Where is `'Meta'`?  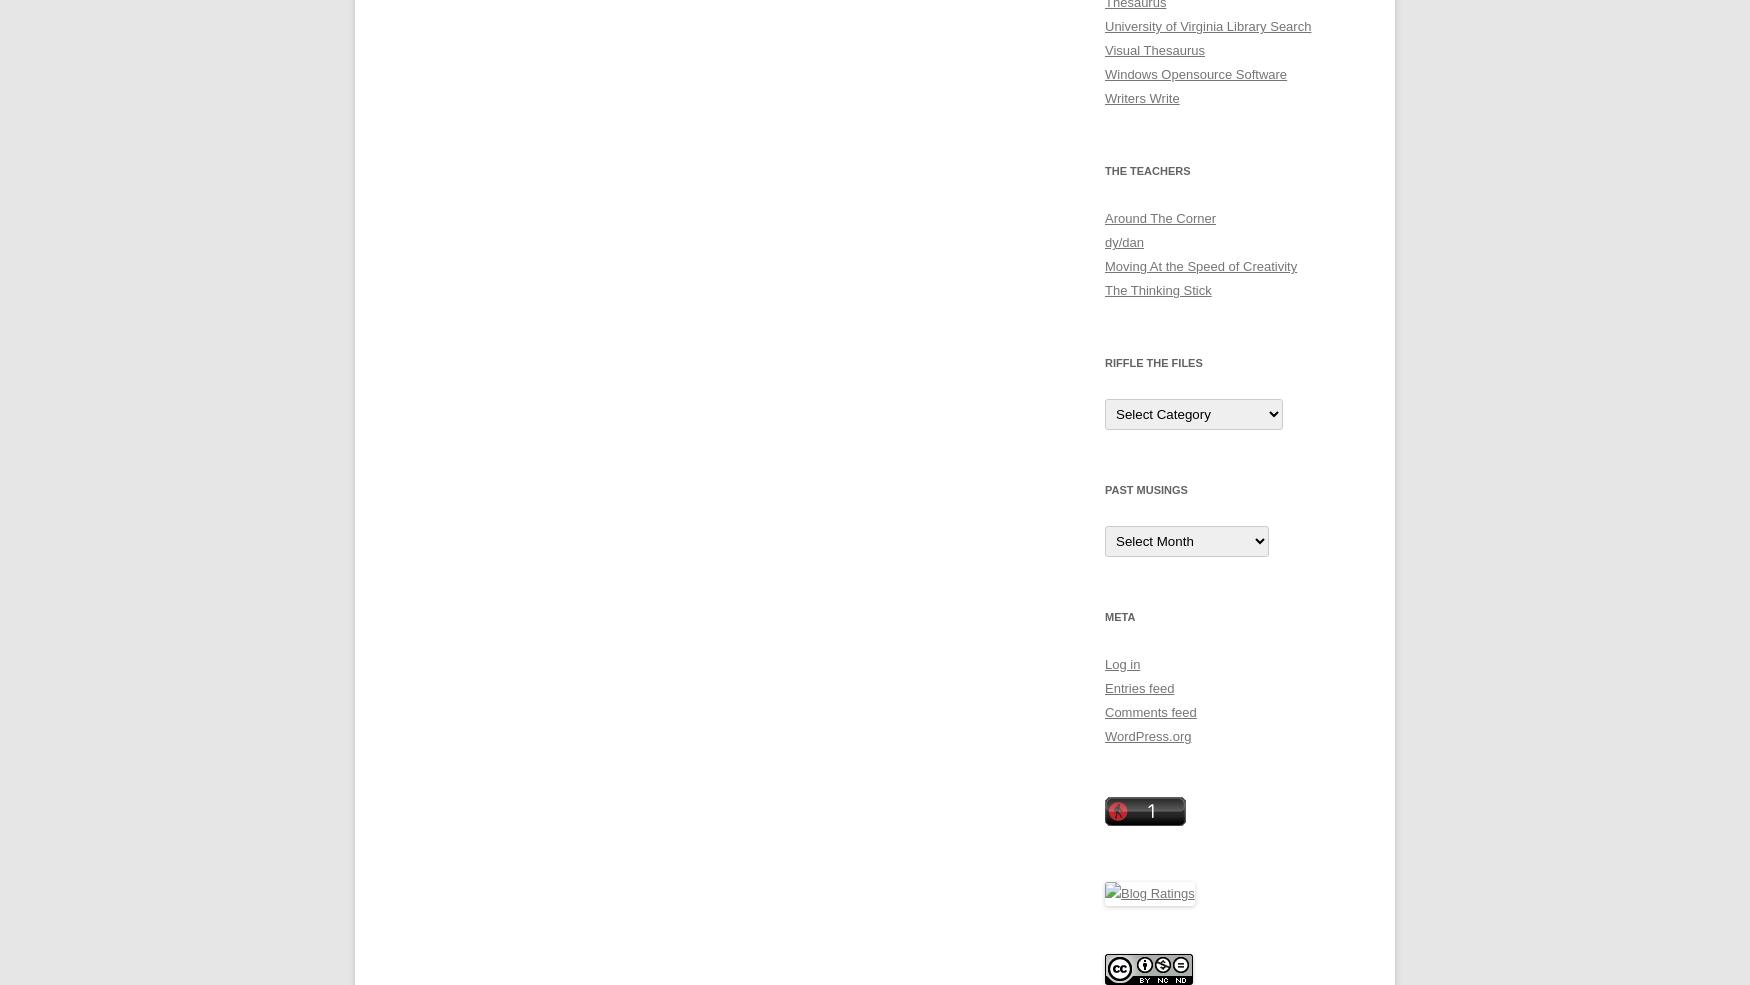 'Meta' is located at coordinates (1104, 616).